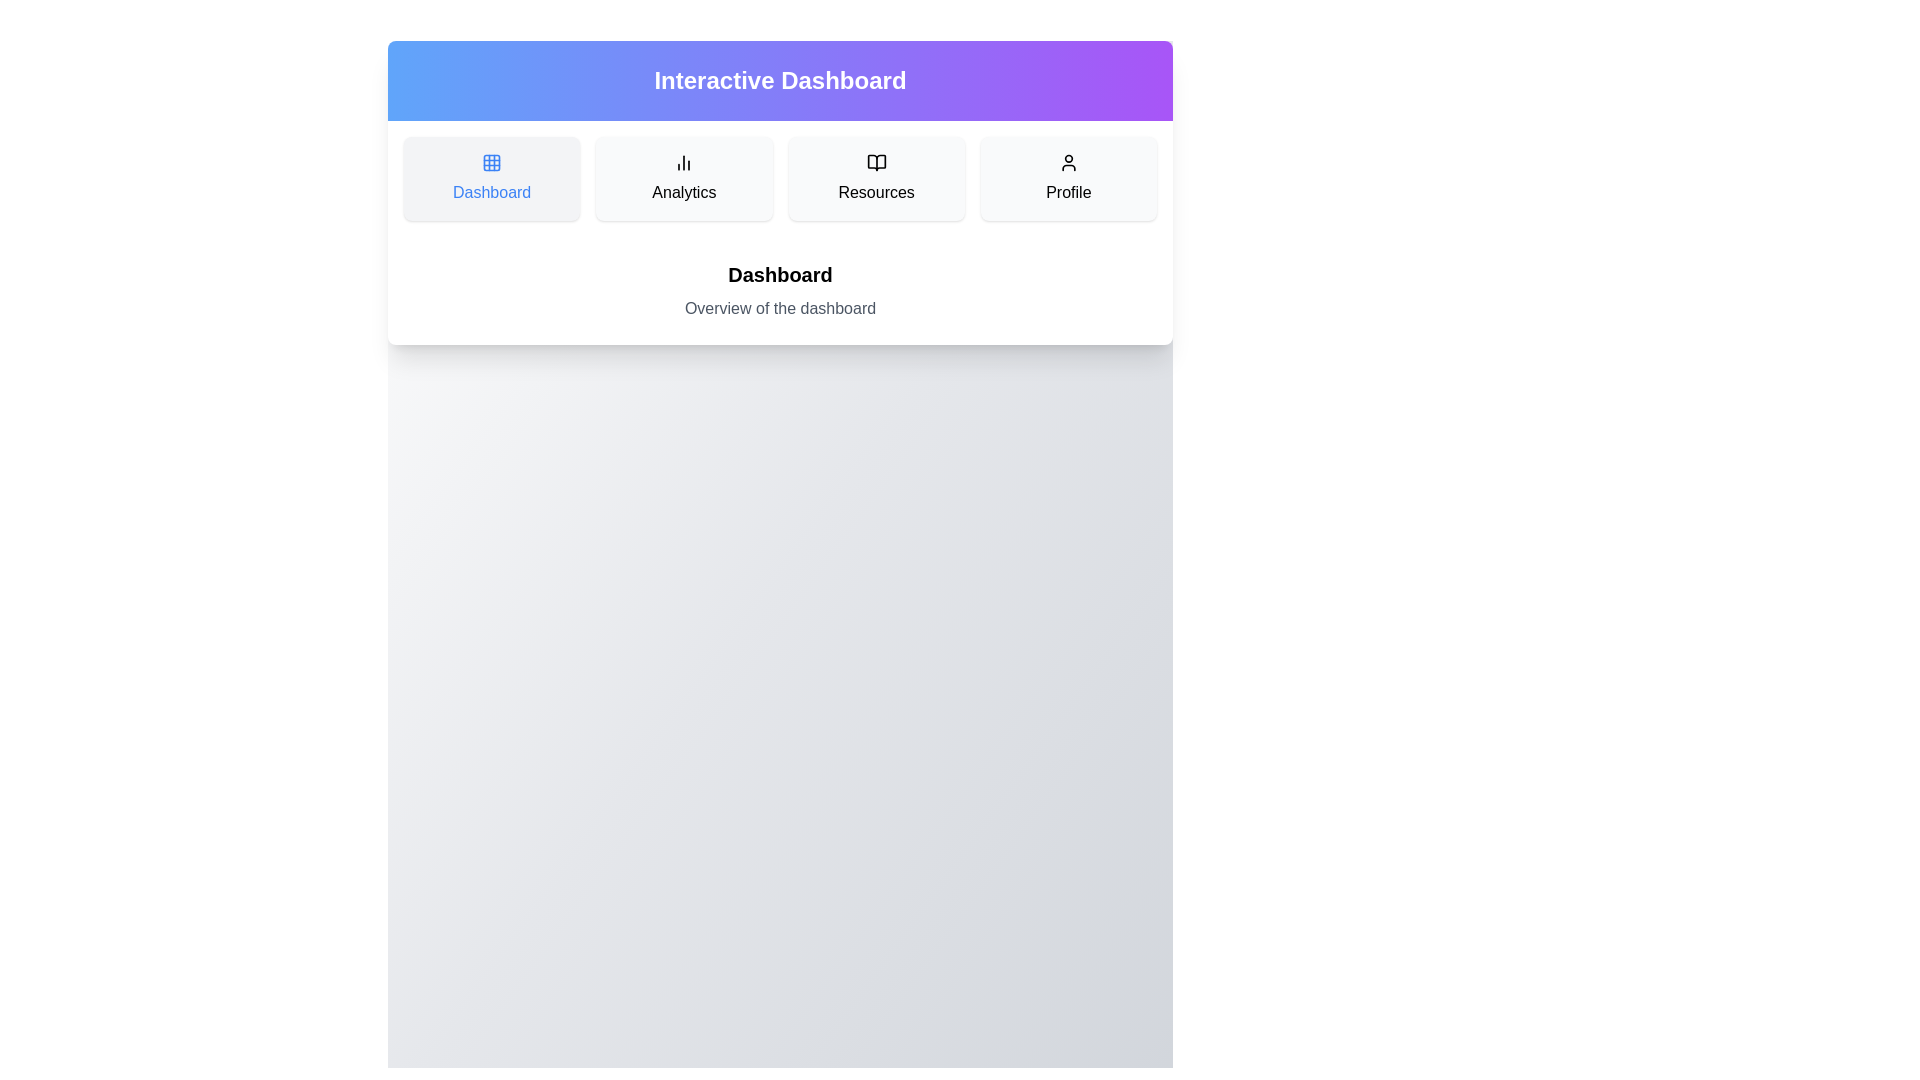 This screenshot has height=1080, width=1920. Describe the element at coordinates (1067, 177) in the screenshot. I see `the Profile section by clicking on its button` at that location.